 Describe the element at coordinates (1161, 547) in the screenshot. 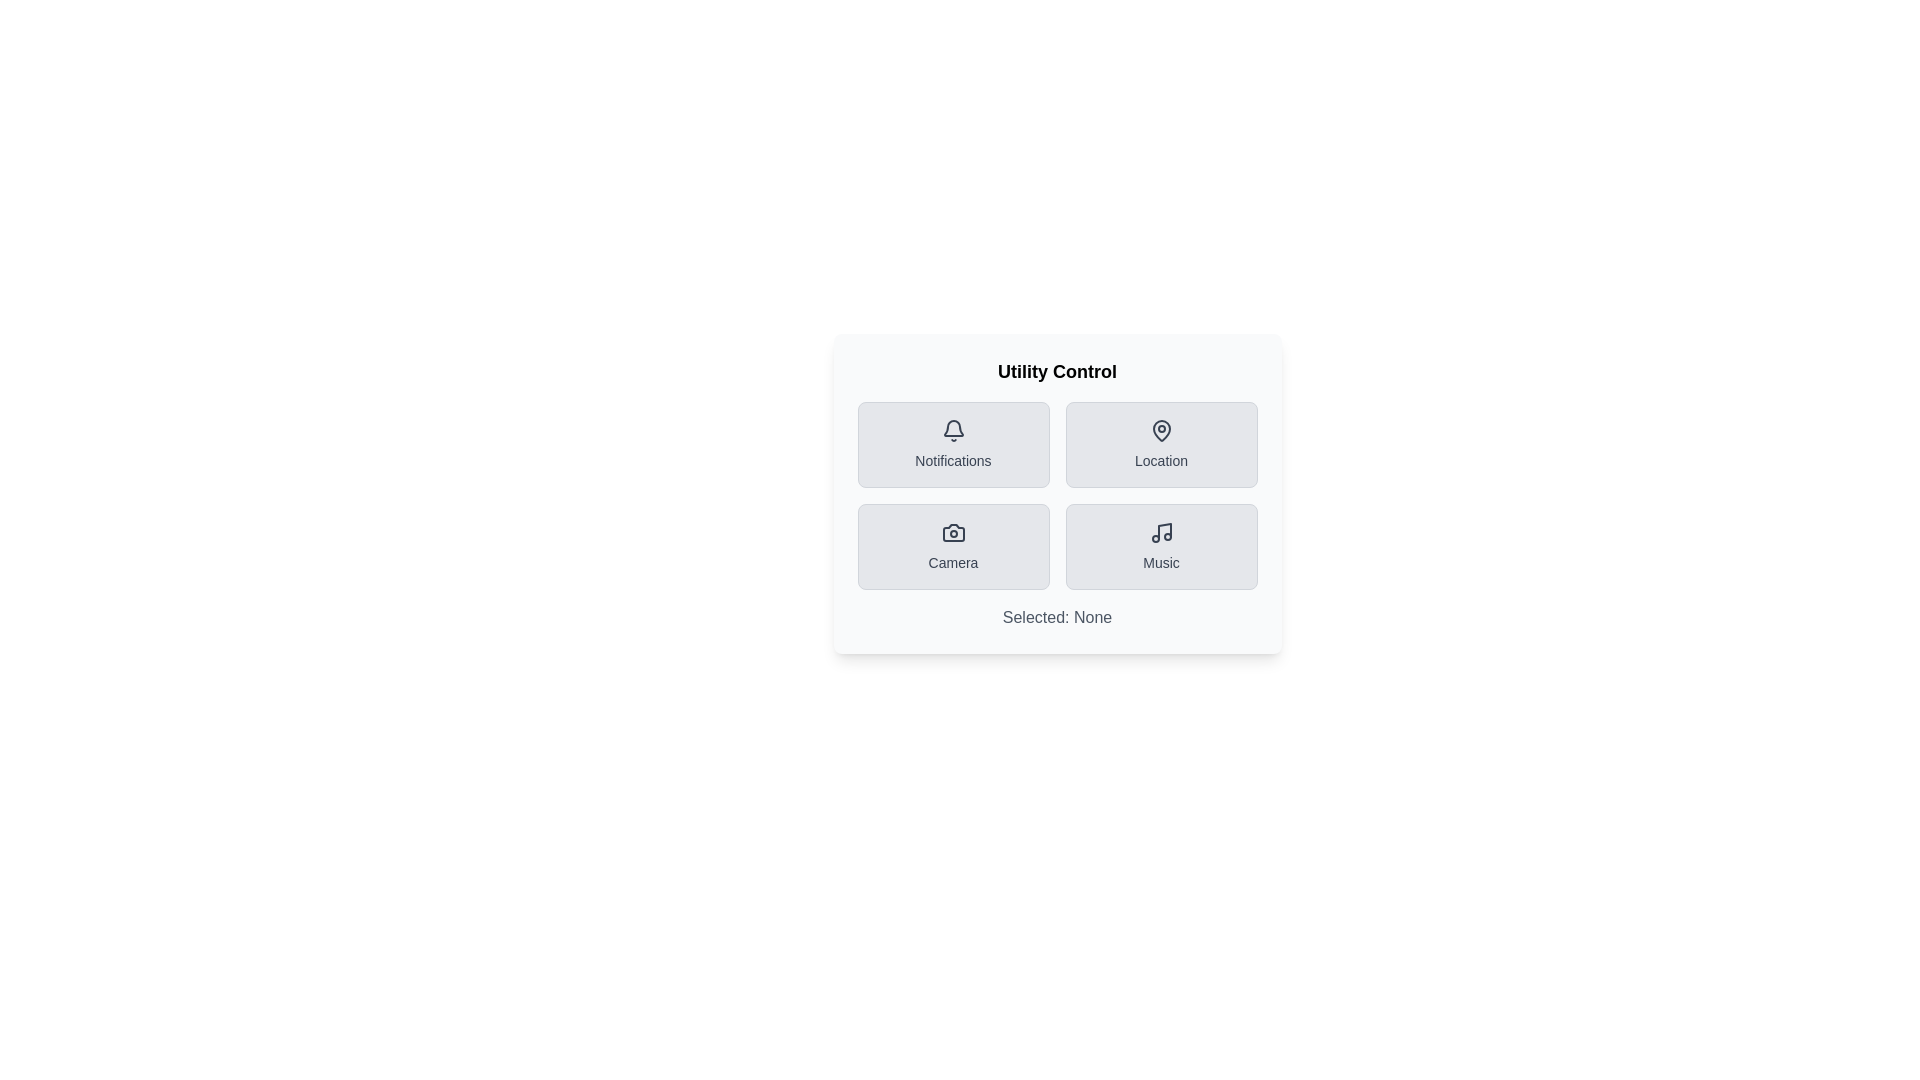

I see `the 'Music' button to toggle its state` at that location.